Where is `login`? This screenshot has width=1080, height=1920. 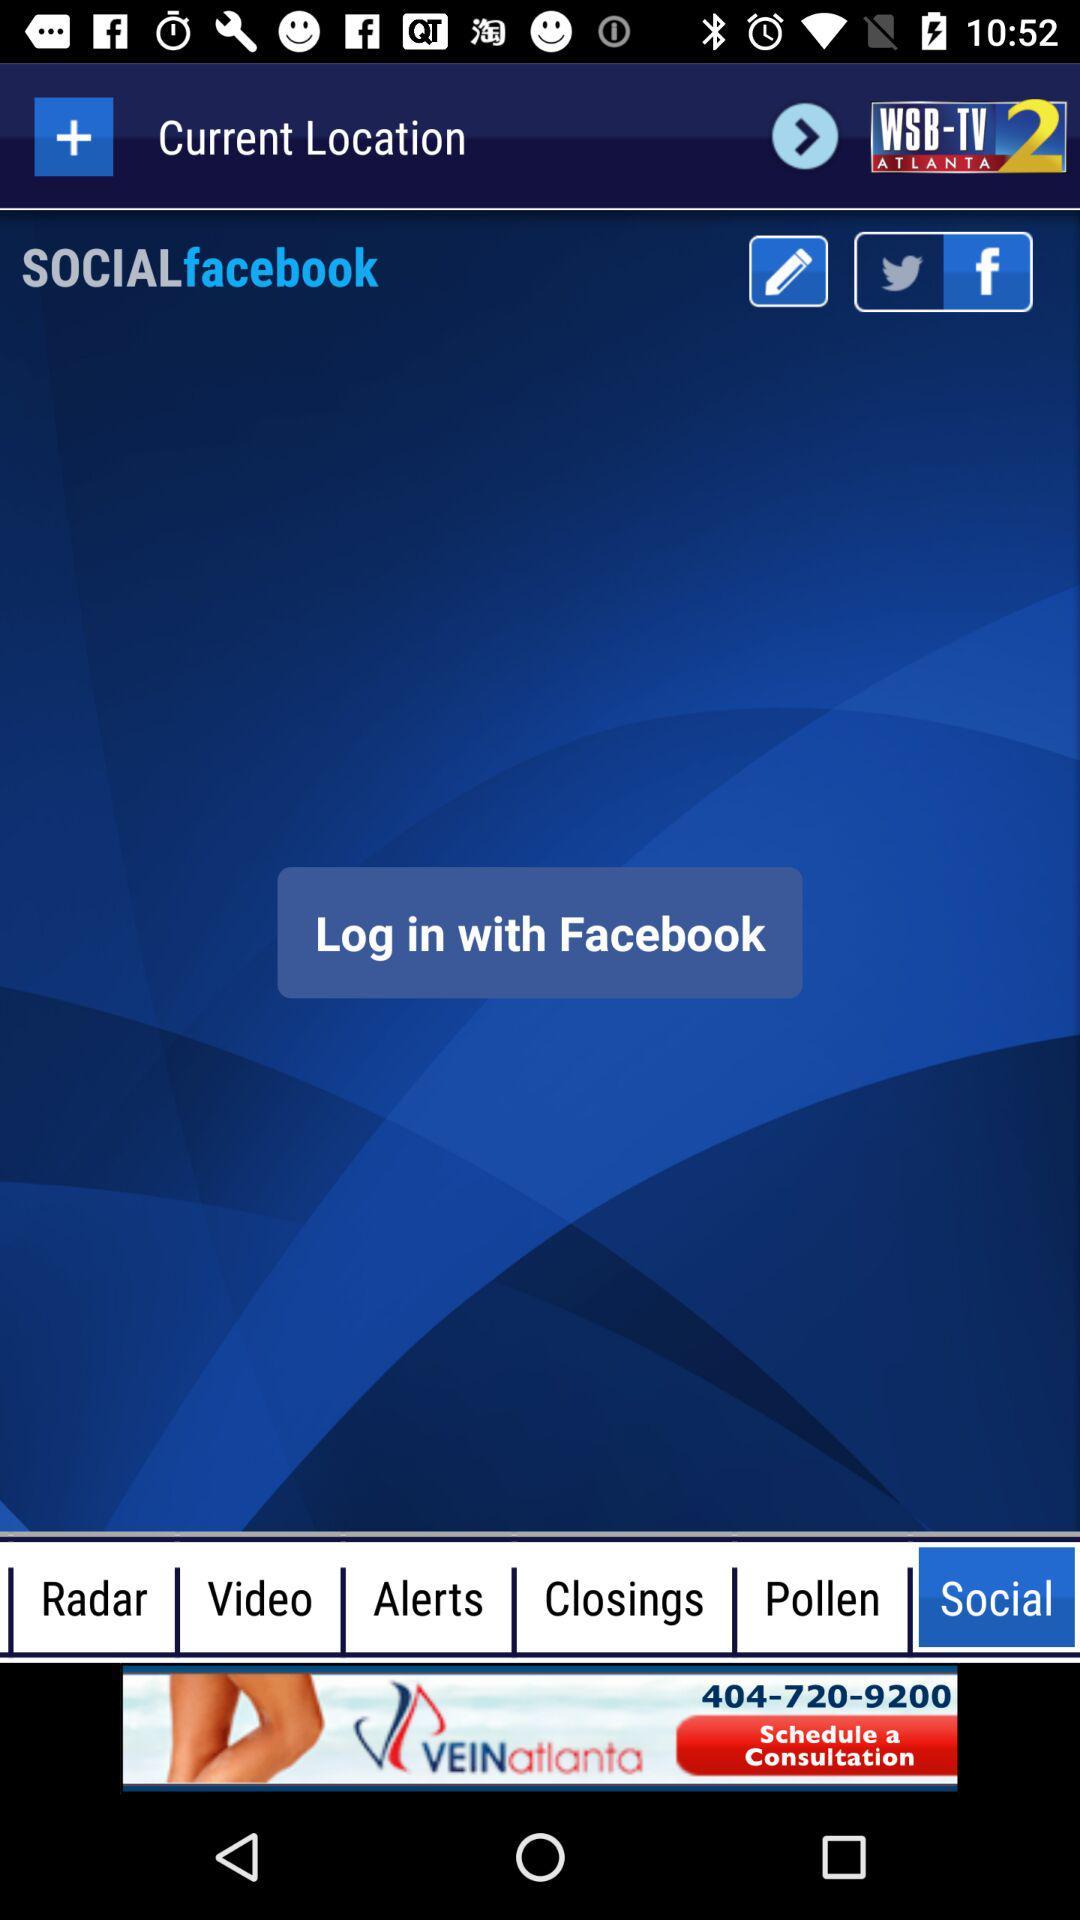 login is located at coordinates (540, 931).